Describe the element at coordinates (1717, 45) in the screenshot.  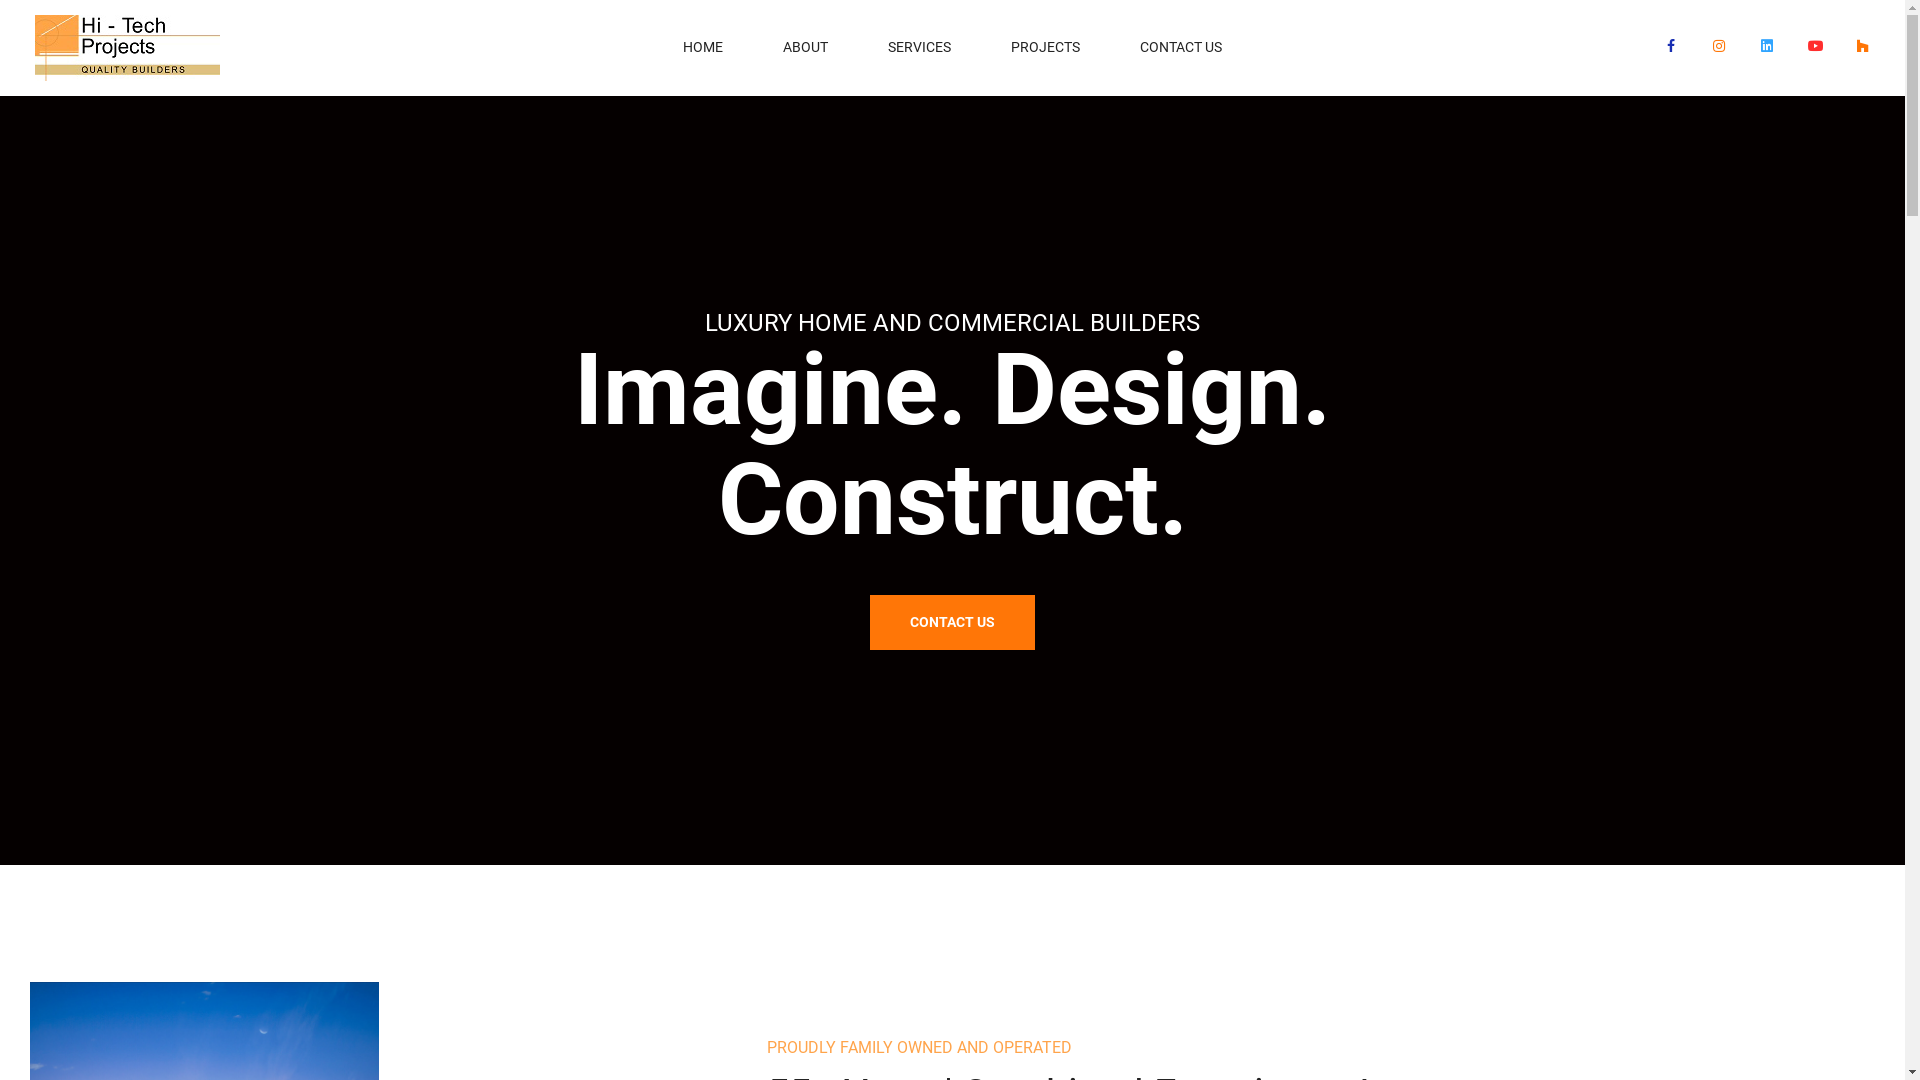
I see `'Instagram'` at that location.